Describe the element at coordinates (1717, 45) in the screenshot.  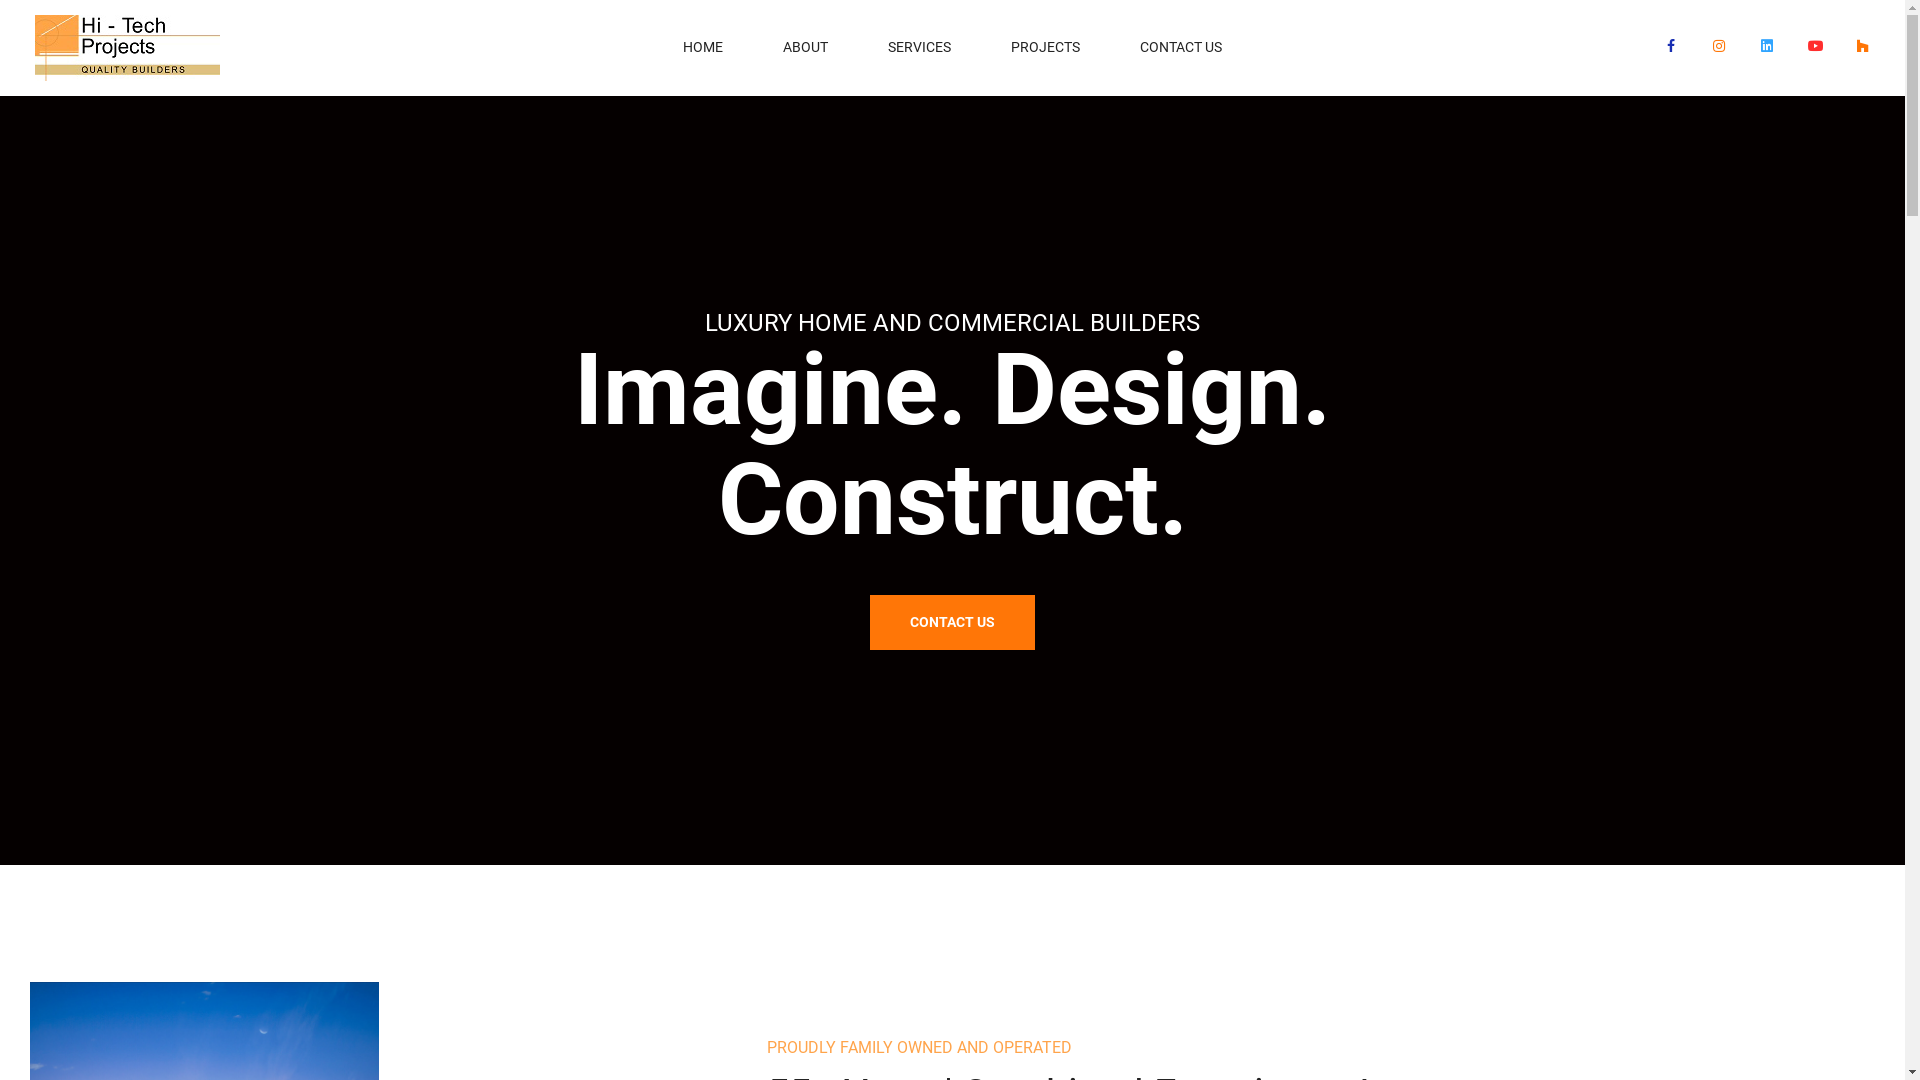
I see `'Instagram'` at that location.